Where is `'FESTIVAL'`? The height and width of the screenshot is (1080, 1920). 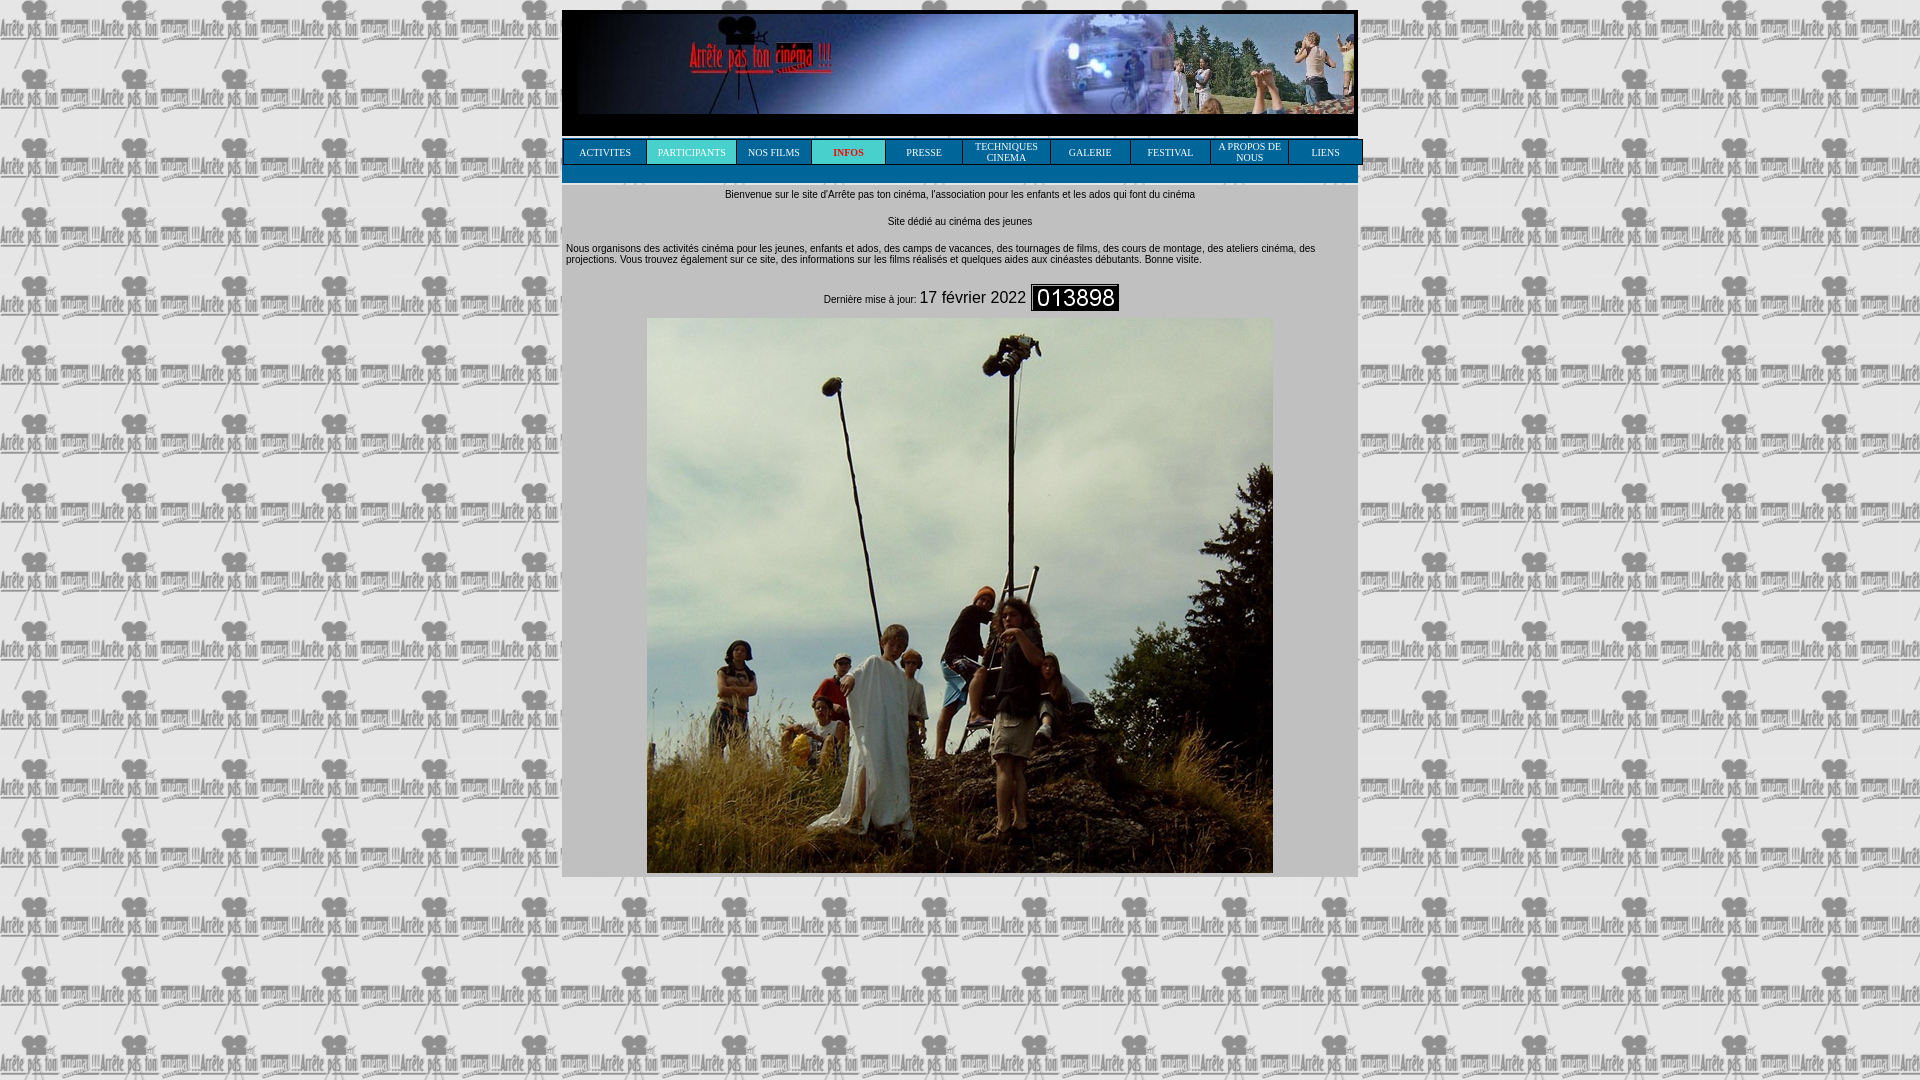 'FESTIVAL' is located at coordinates (1171, 149).